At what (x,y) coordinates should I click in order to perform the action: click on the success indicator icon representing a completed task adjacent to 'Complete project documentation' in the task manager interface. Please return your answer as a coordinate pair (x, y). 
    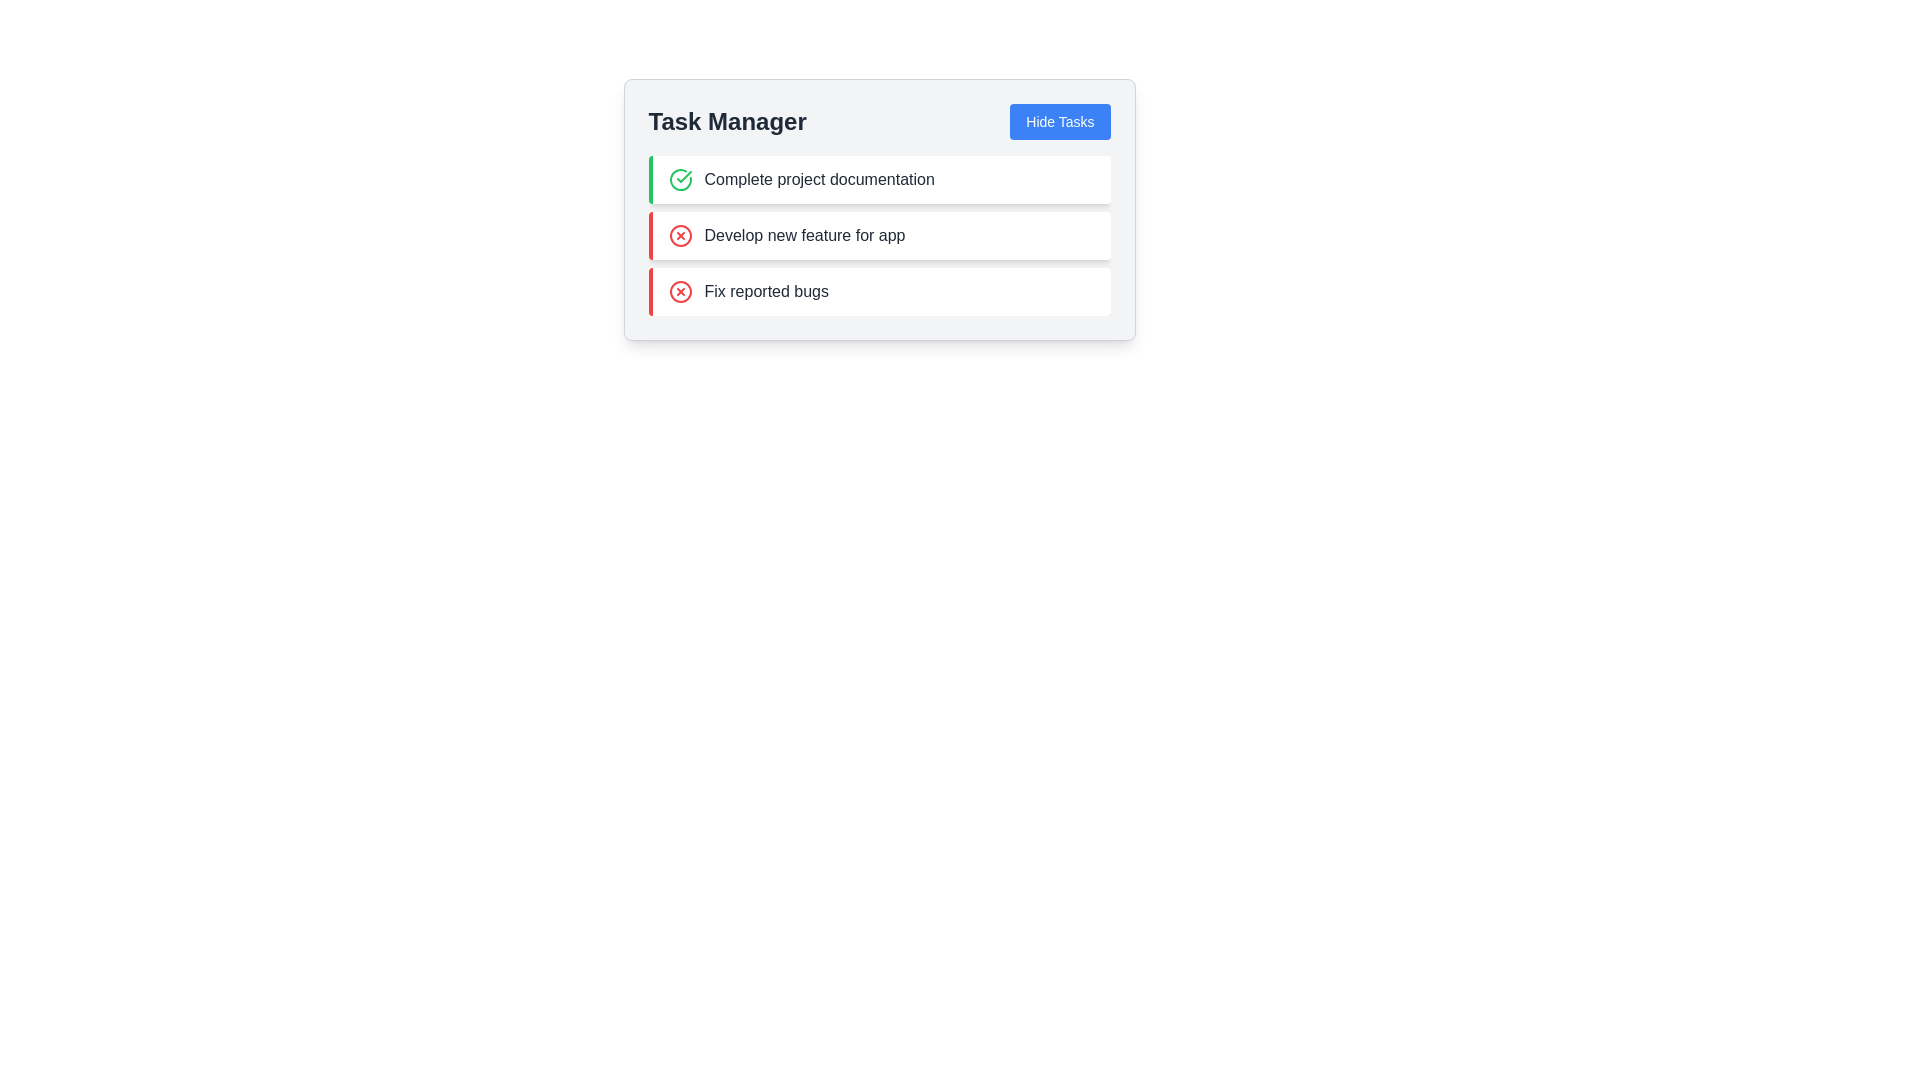
    Looking at the image, I should click on (684, 176).